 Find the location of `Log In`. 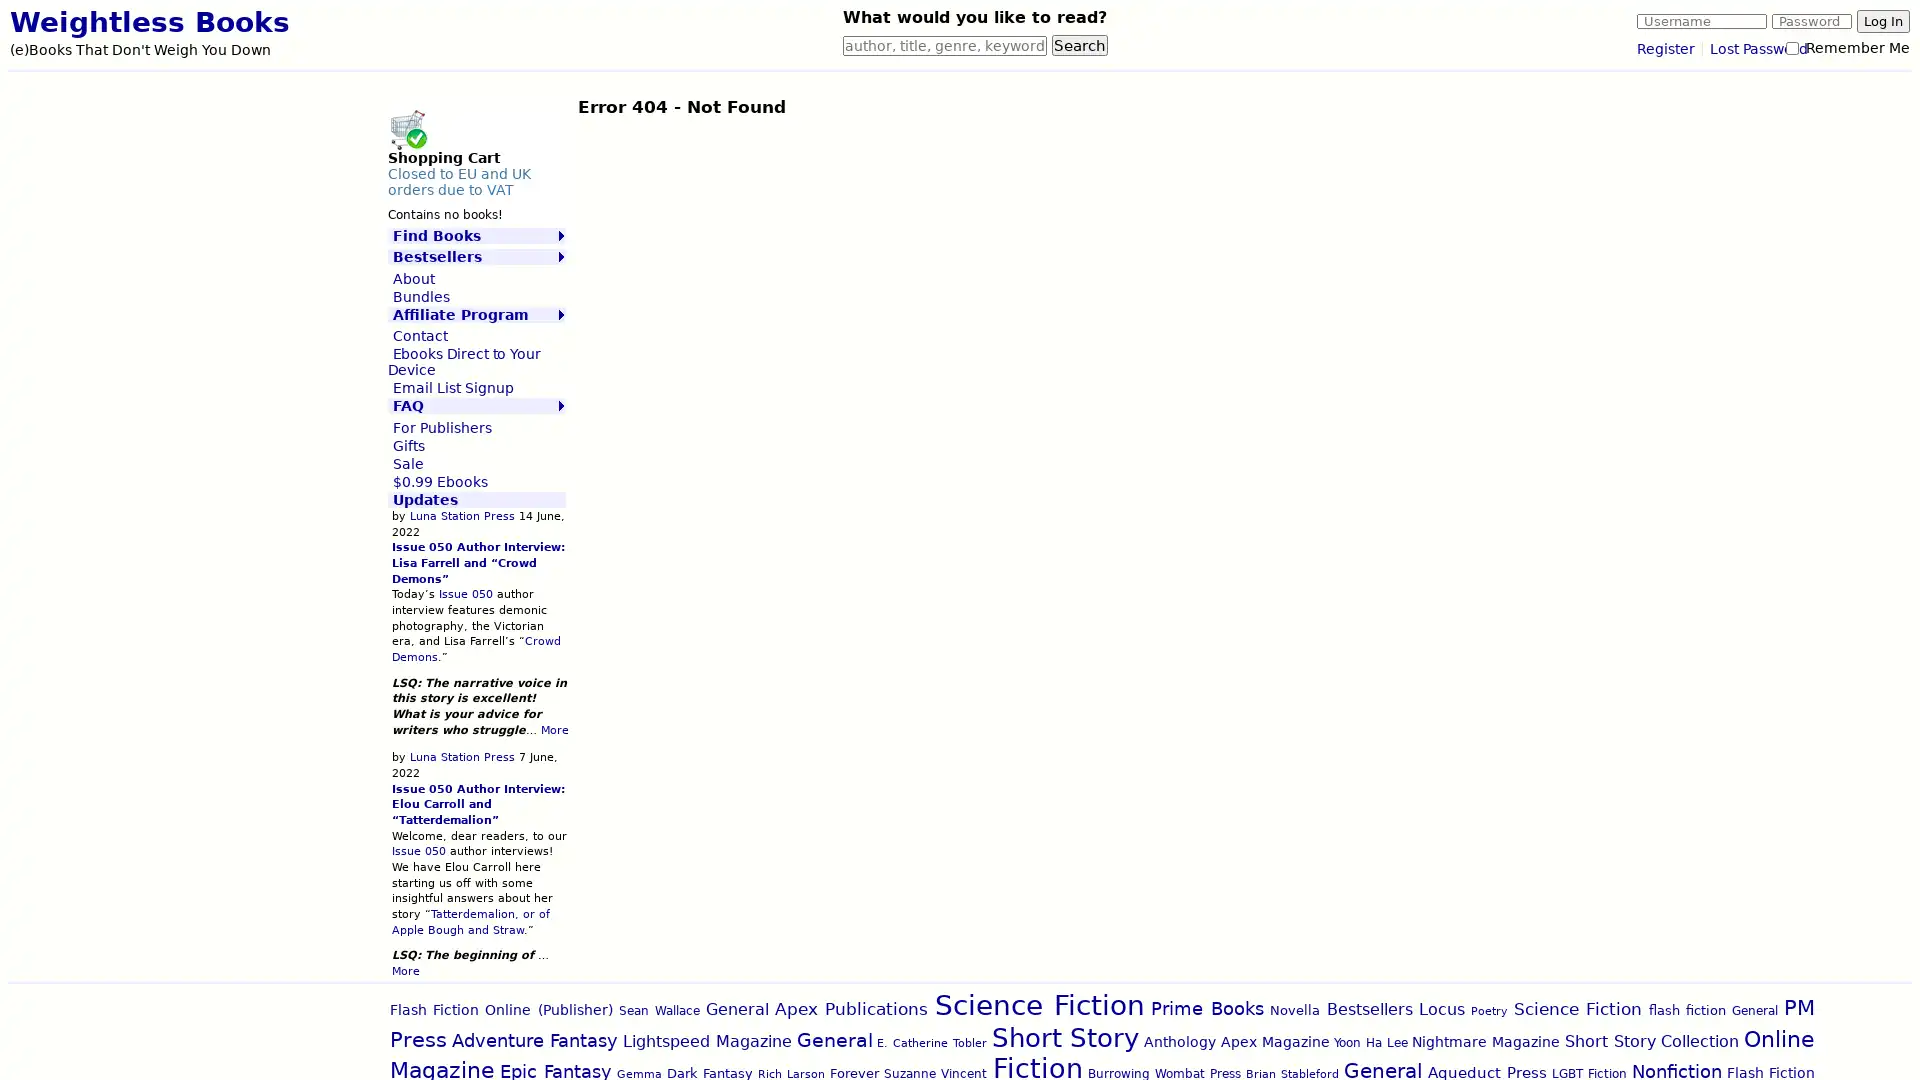

Log In is located at coordinates (1882, 21).